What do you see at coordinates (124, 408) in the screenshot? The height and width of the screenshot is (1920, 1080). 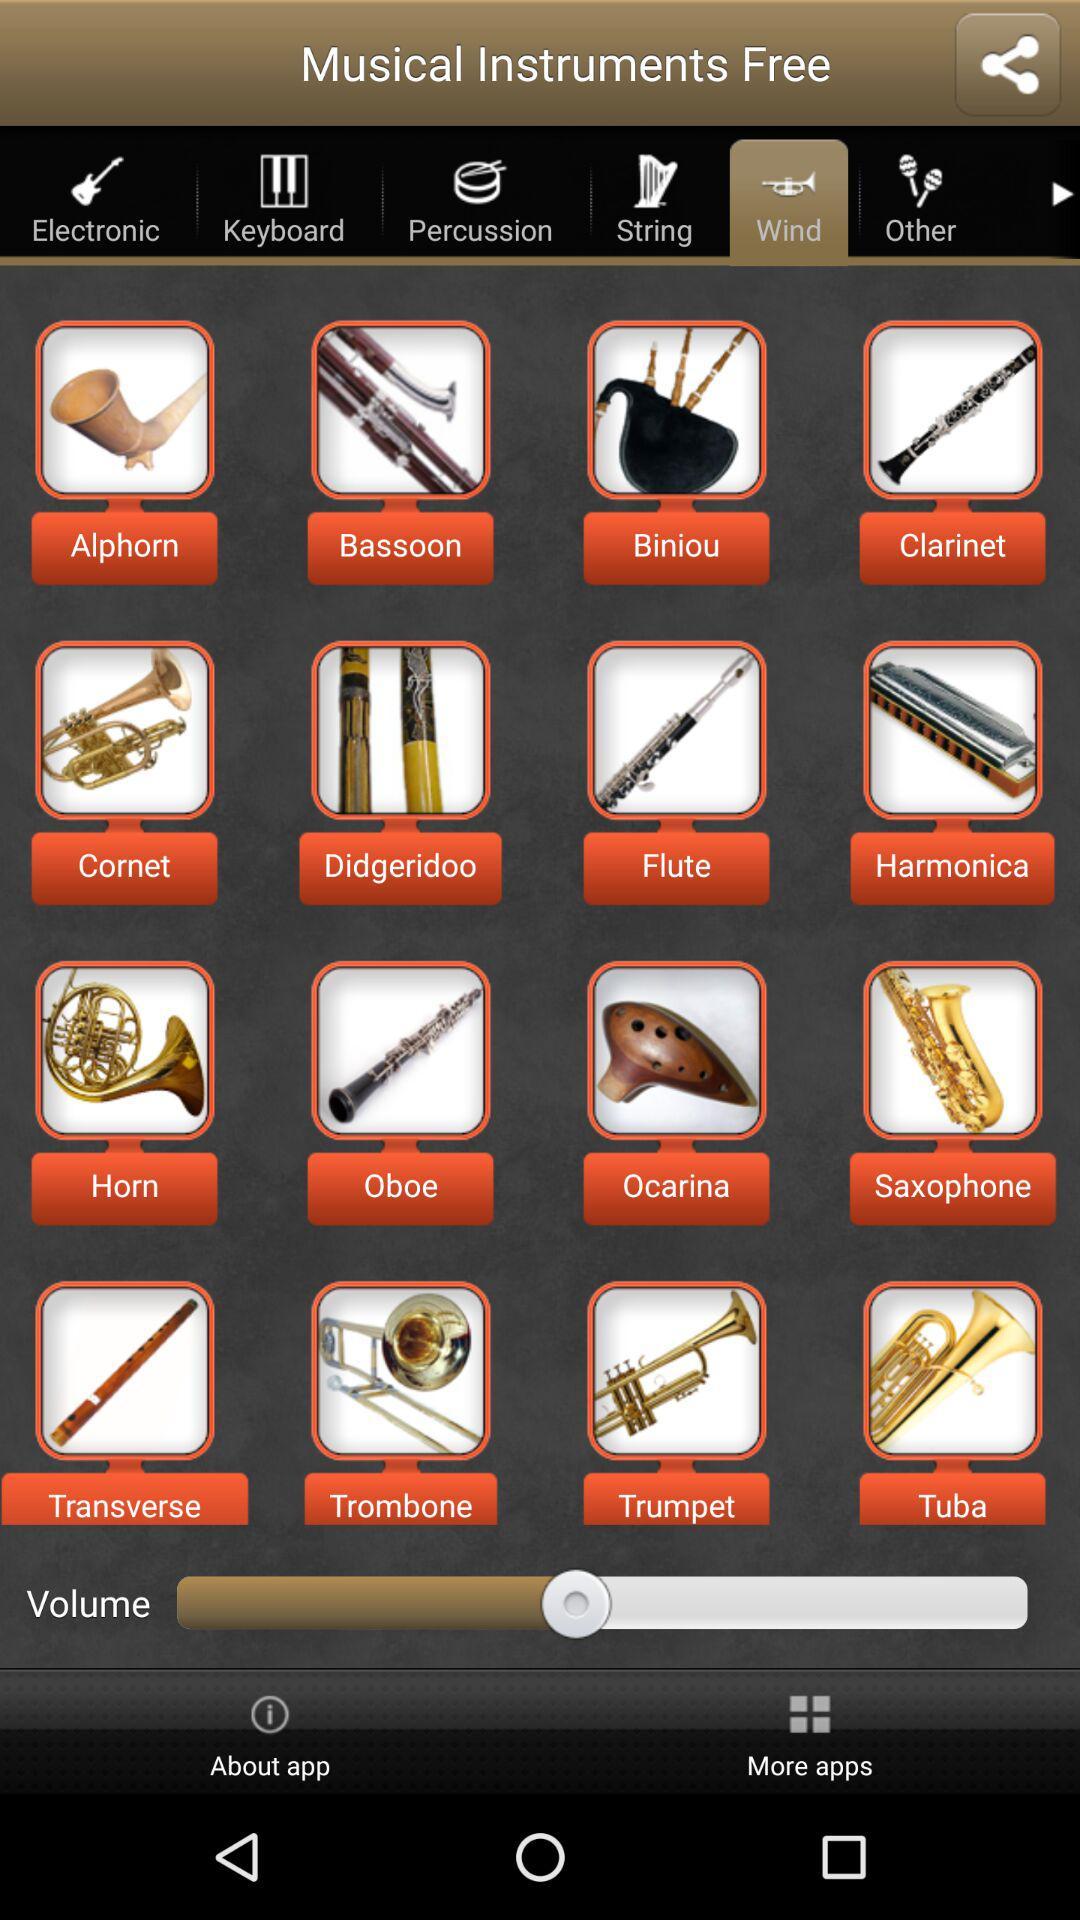 I see `plays alphorn music` at bounding box center [124, 408].